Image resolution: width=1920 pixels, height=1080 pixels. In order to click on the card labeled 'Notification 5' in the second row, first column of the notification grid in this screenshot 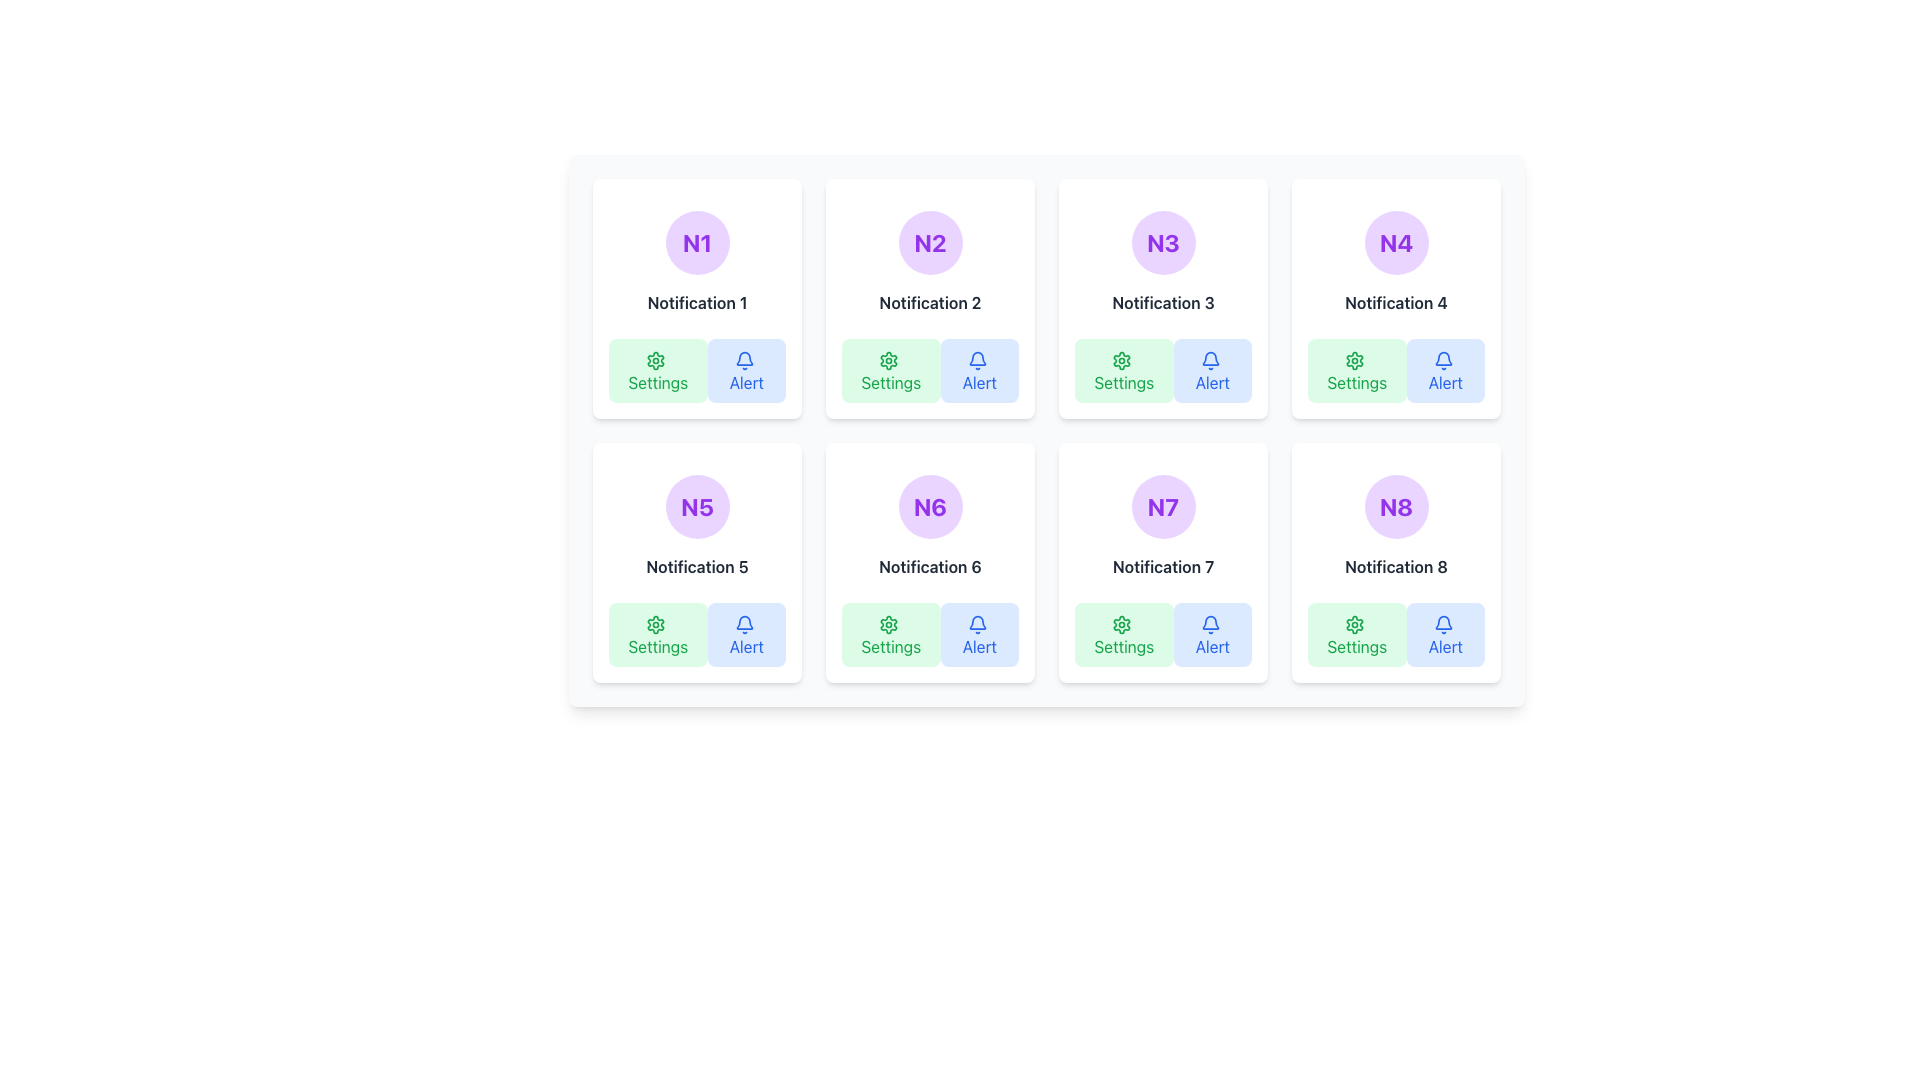, I will do `click(697, 563)`.